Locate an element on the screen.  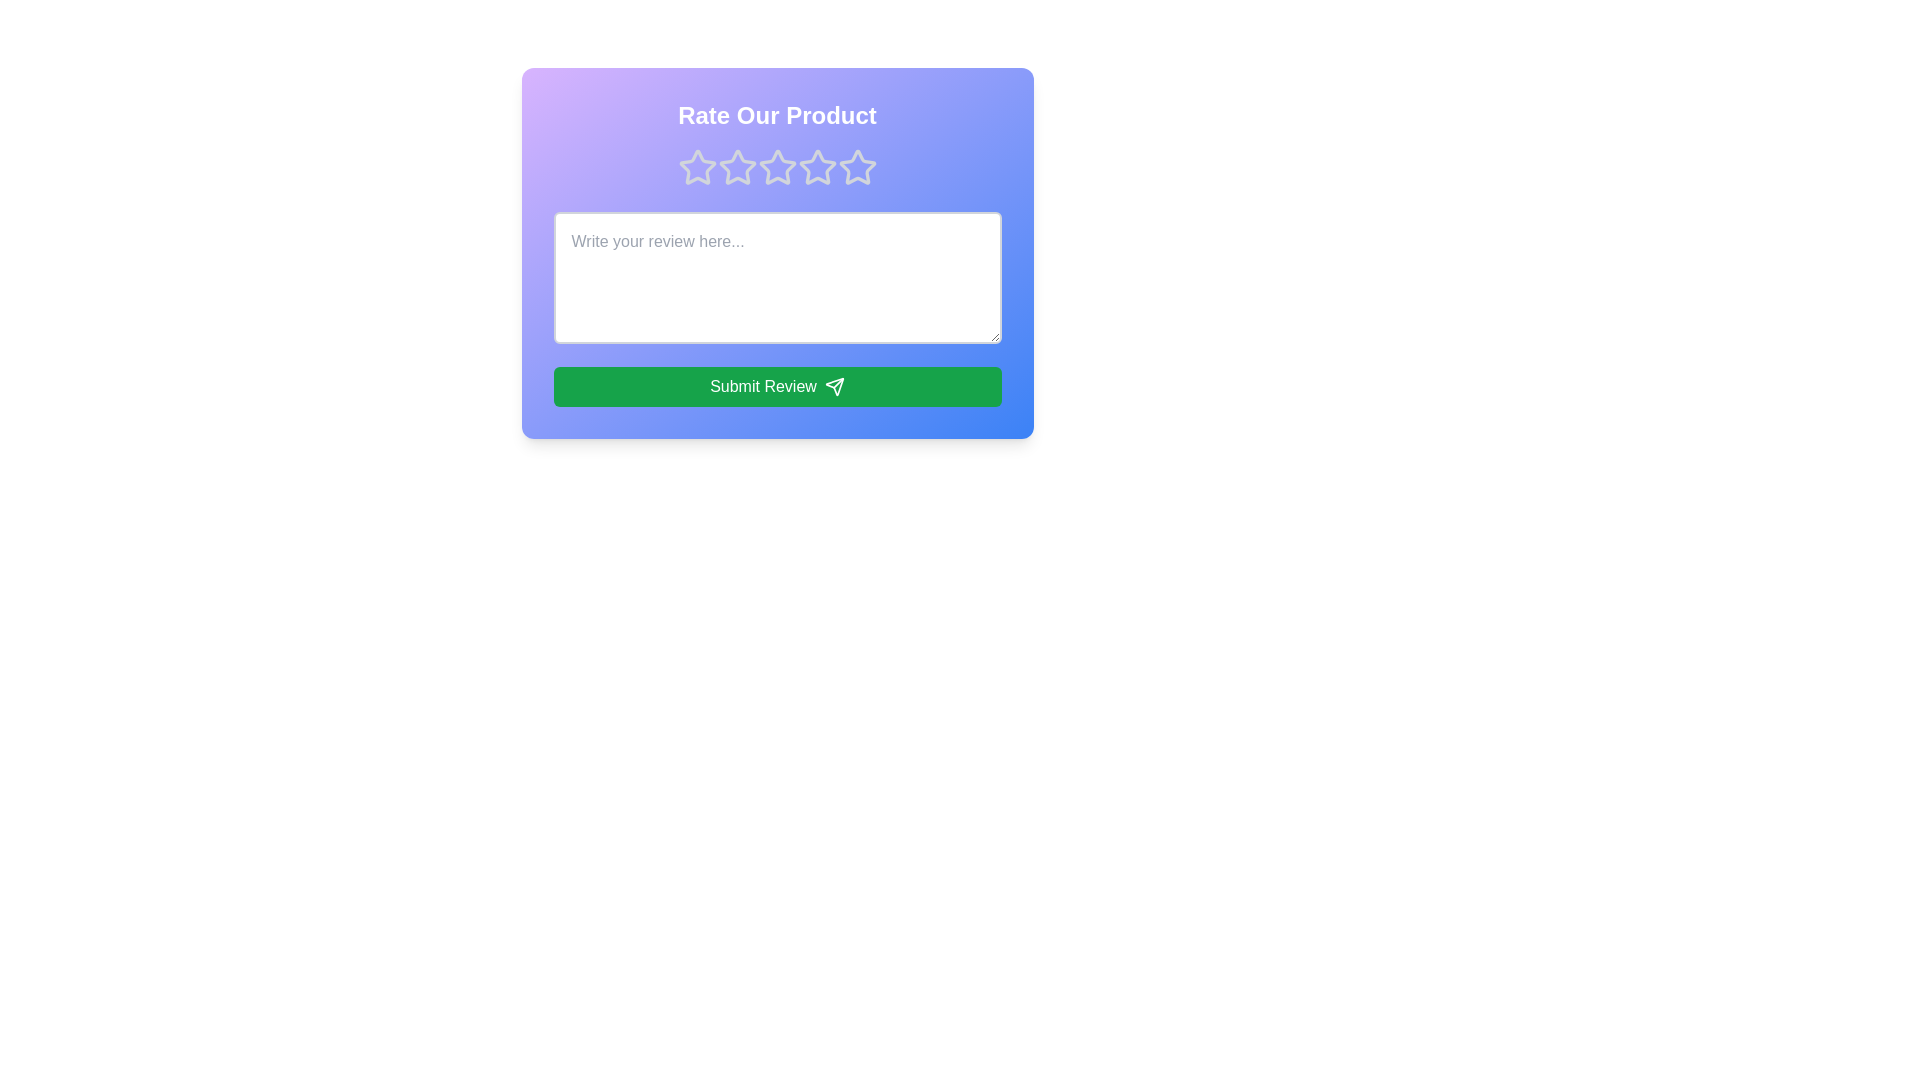
the first hollow star-shaped graphical icon with a light gray outline on a blue-to-violet gradient background is located at coordinates (697, 167).